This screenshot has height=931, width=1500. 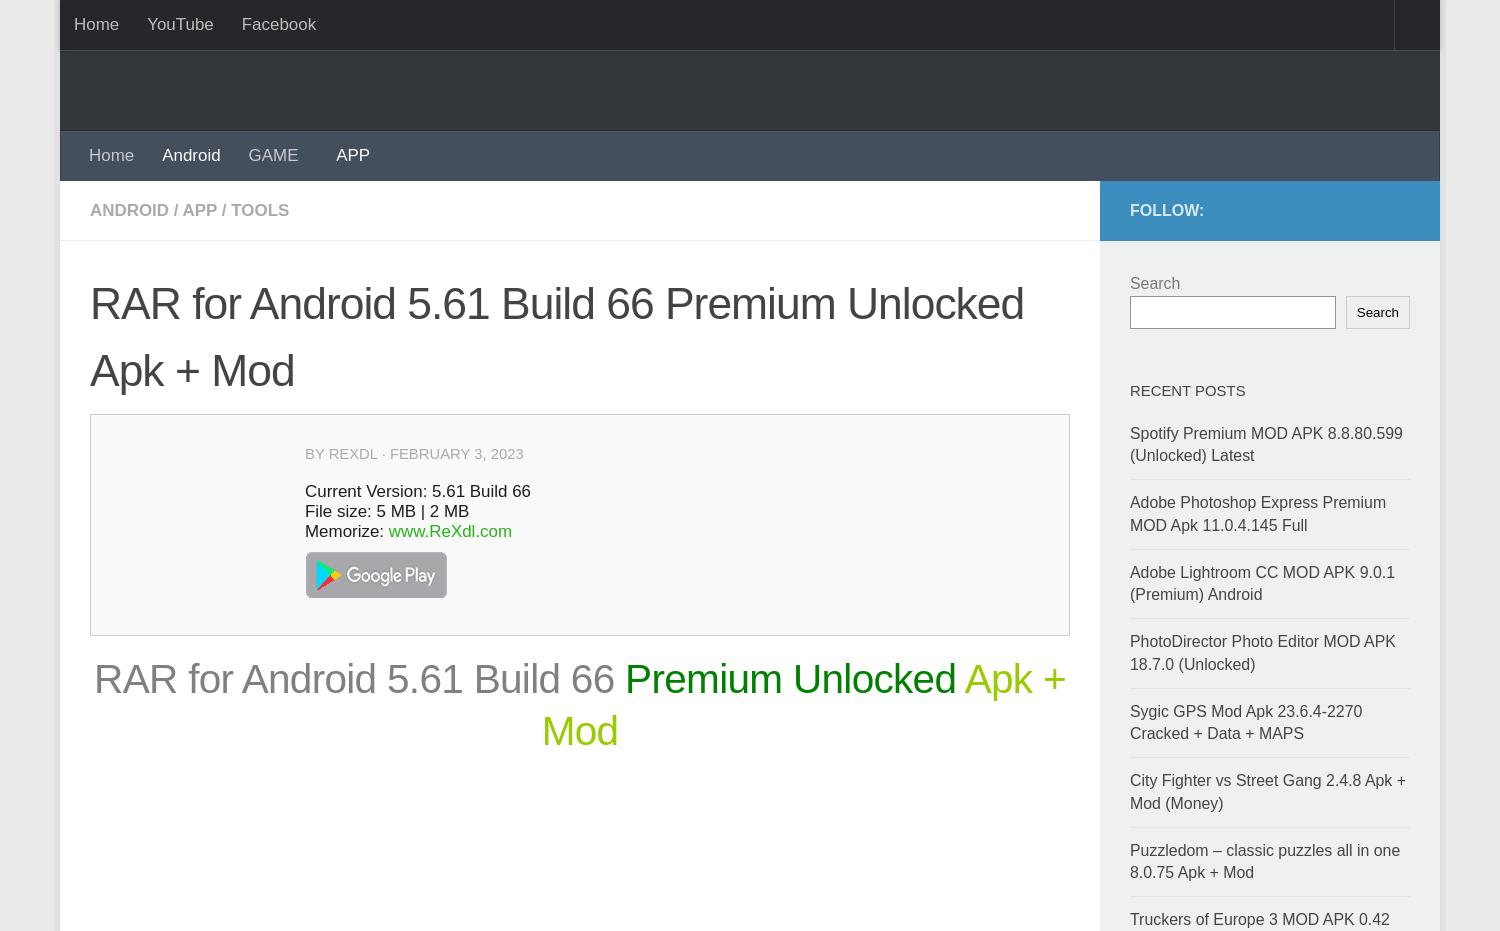 I want to click on 'RAR for Android 5.61 Build 66', so click(x=353, y=676).